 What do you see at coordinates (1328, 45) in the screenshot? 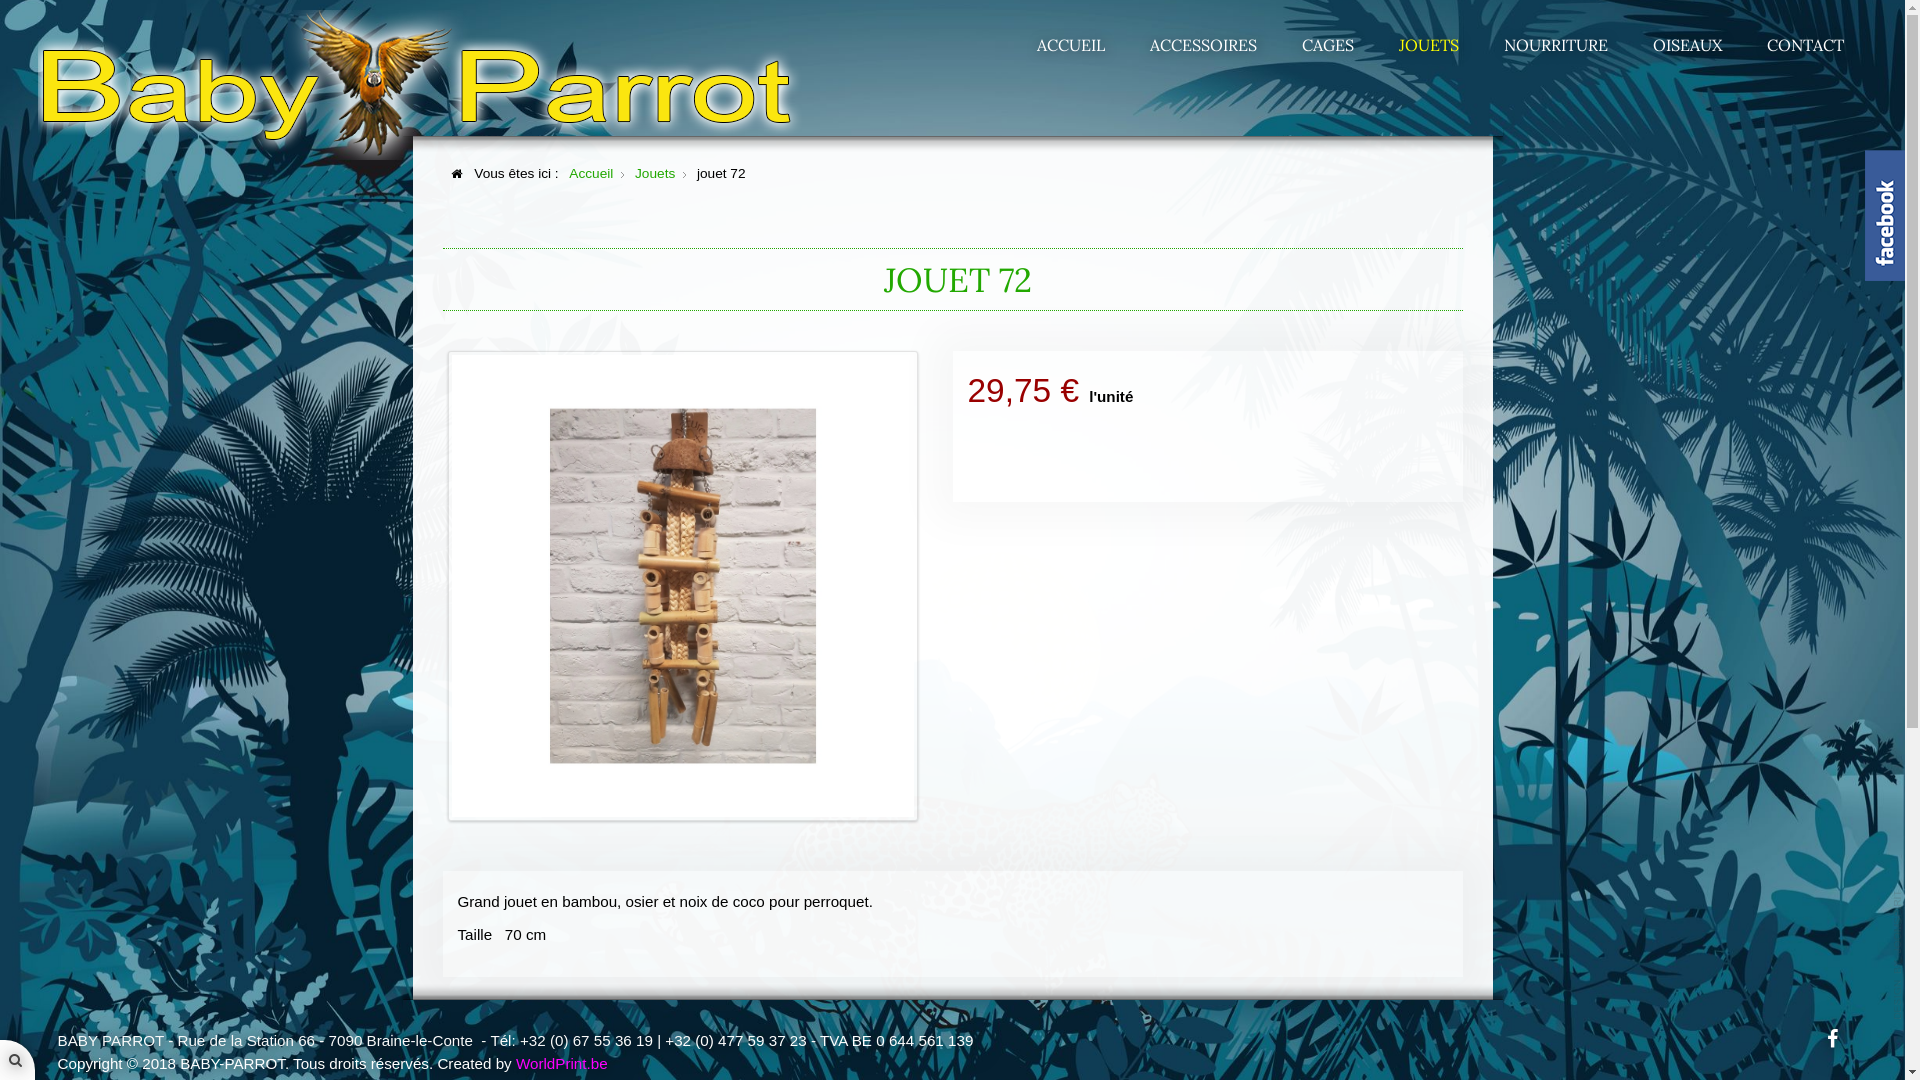
I see `'CAGES'` at bounding box center [1328, 45].